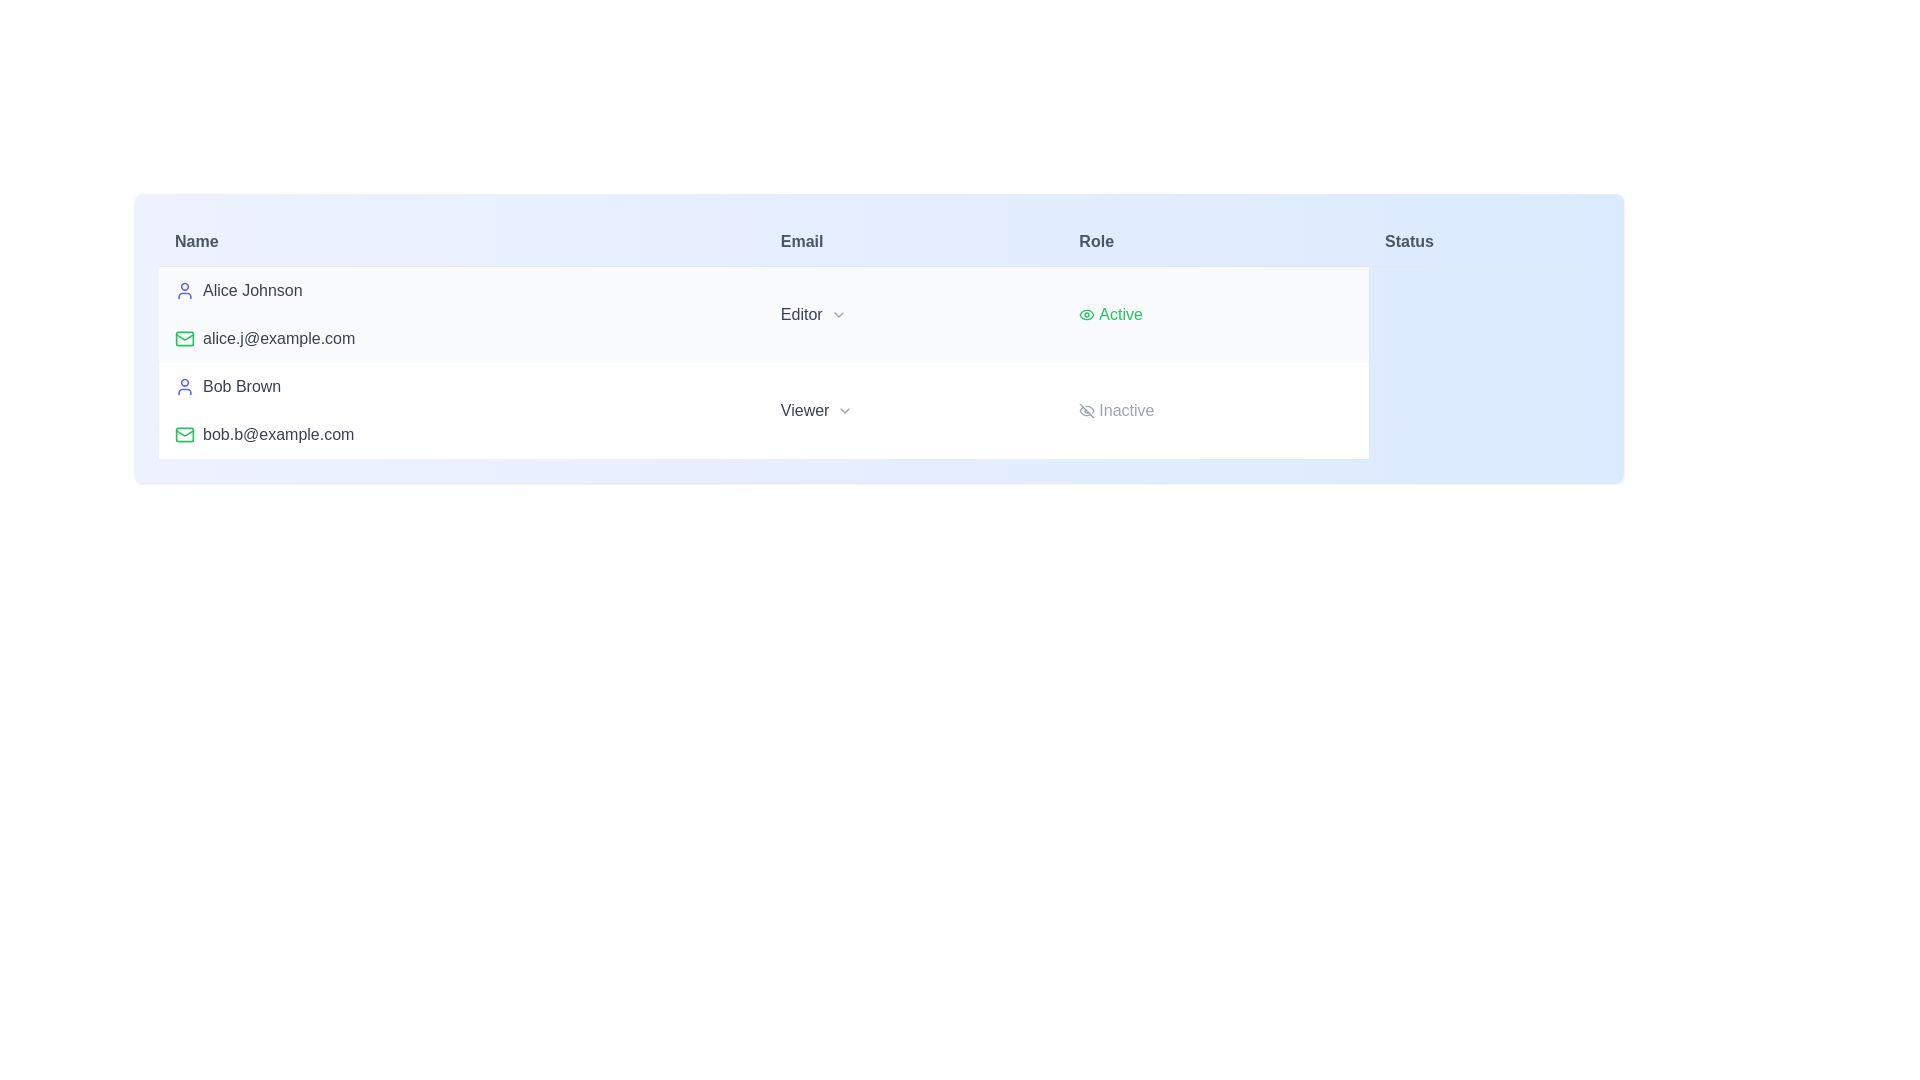 Image resolution: width=1920 pixels, height=1080 pixels. Describe the element at coordinates (1086, 315) in the screenshot. I see `the eye-shaped SVG icon outlined with a thin black stroke, located in the 'Role' column next to the 'Active' label in green text` at that location.